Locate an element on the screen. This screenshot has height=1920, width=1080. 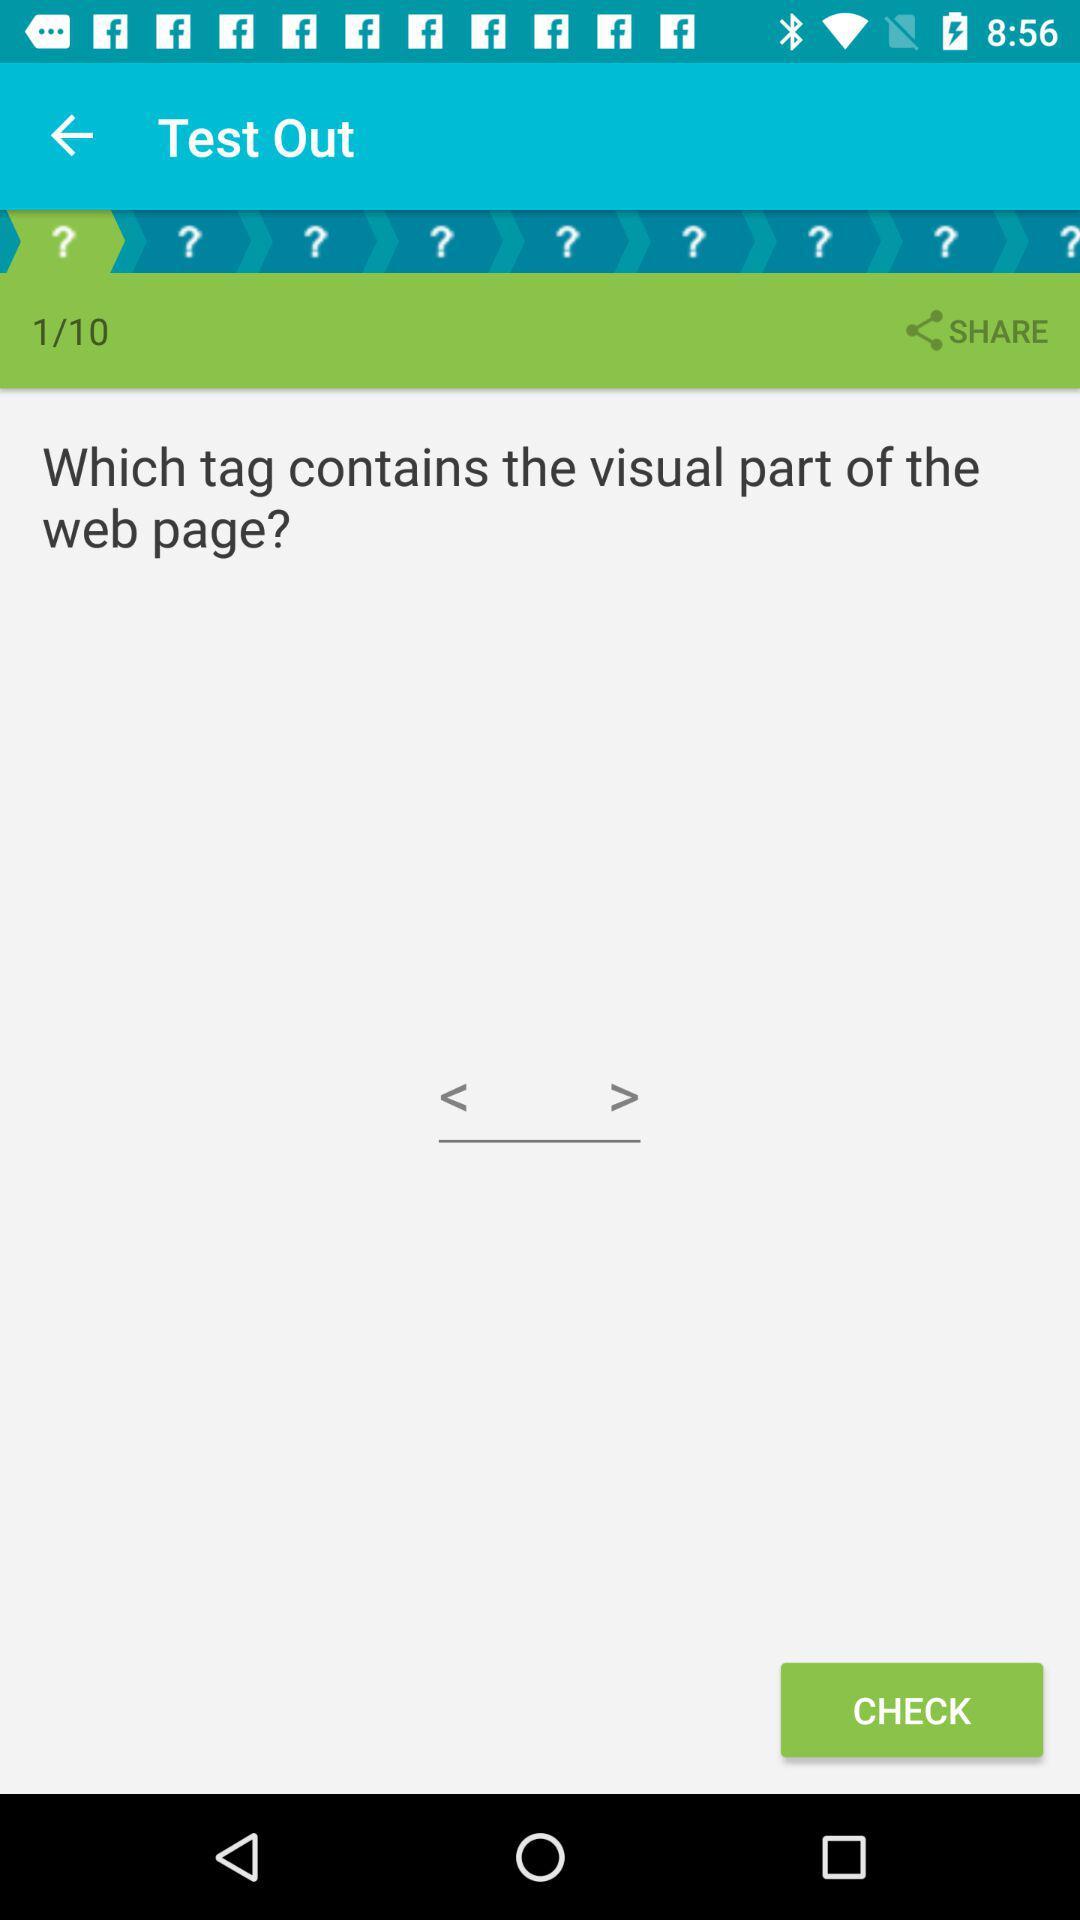
the icon at the center is located at coordinates (538, 1092).